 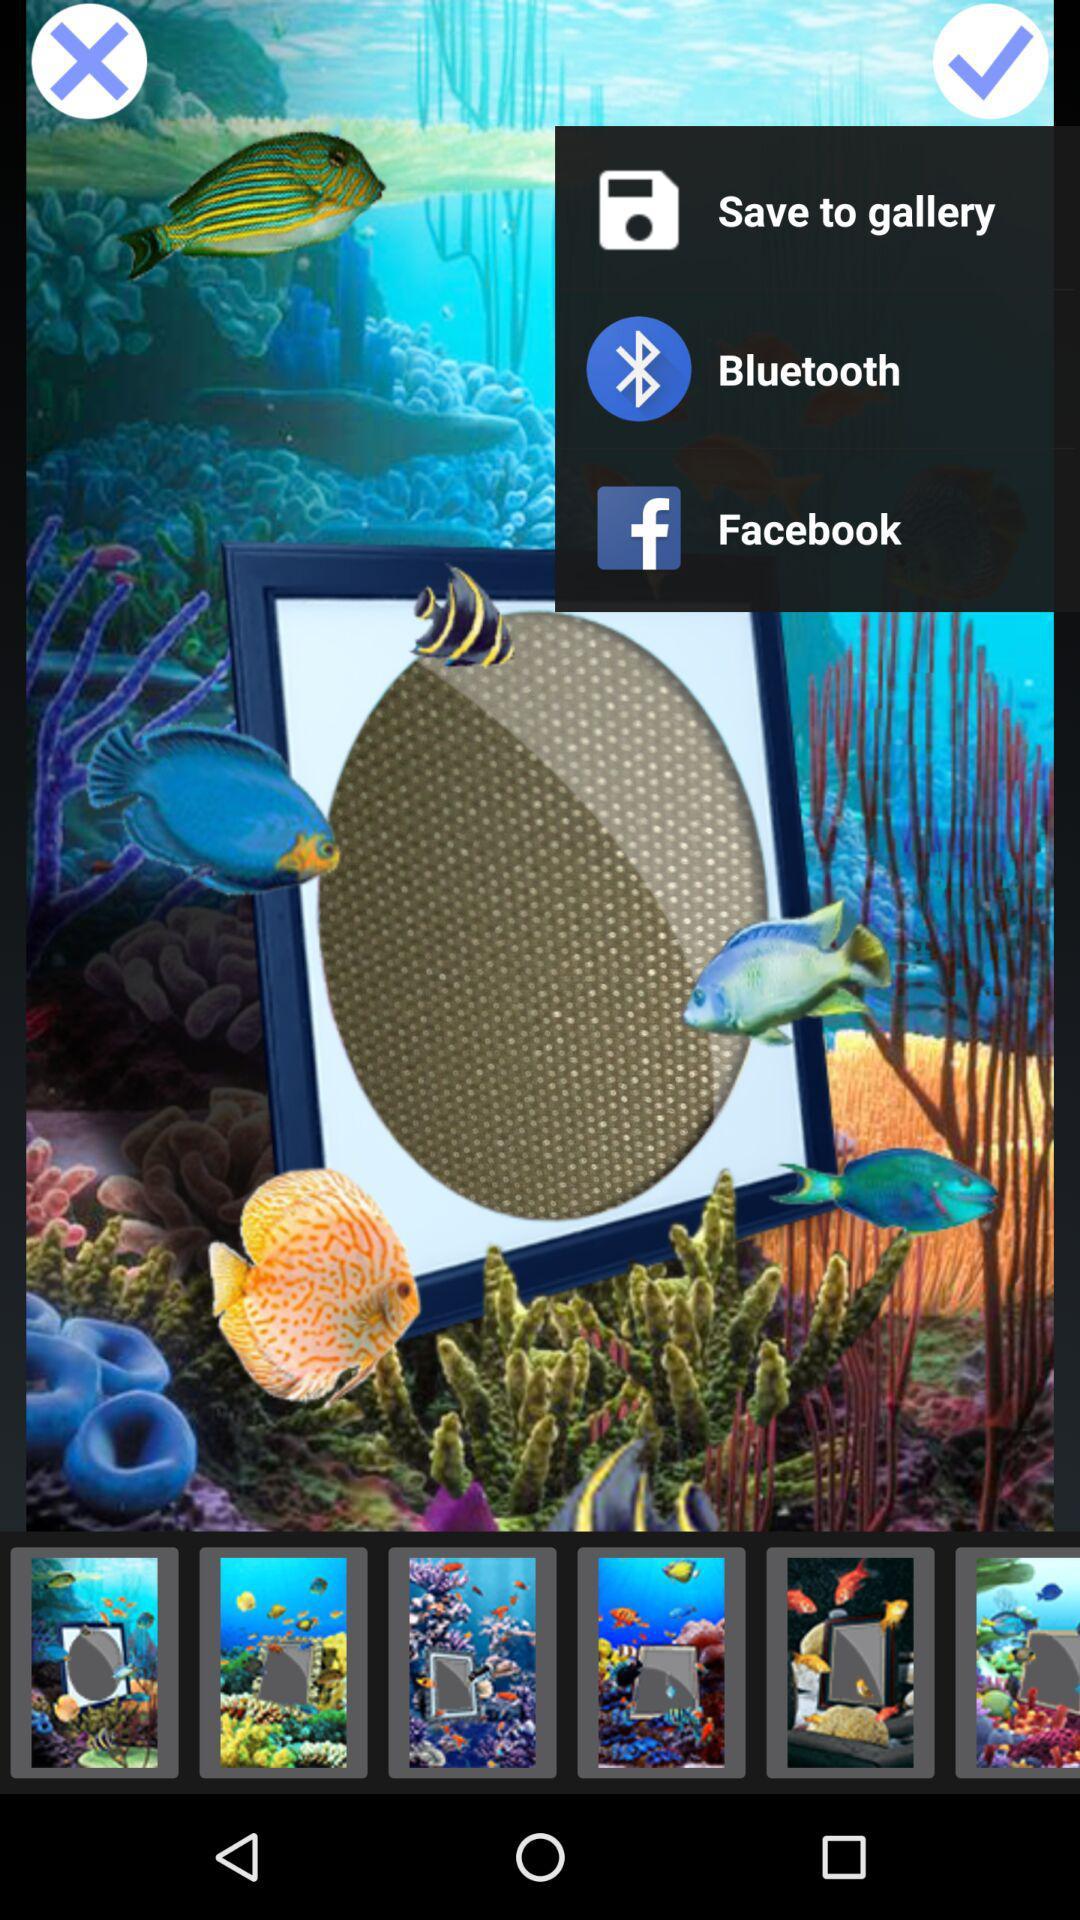 What do you see at coordinates (1012, 1662) in the screenshot?
I see `choose this photo` at bounding box center [1012, 1662].